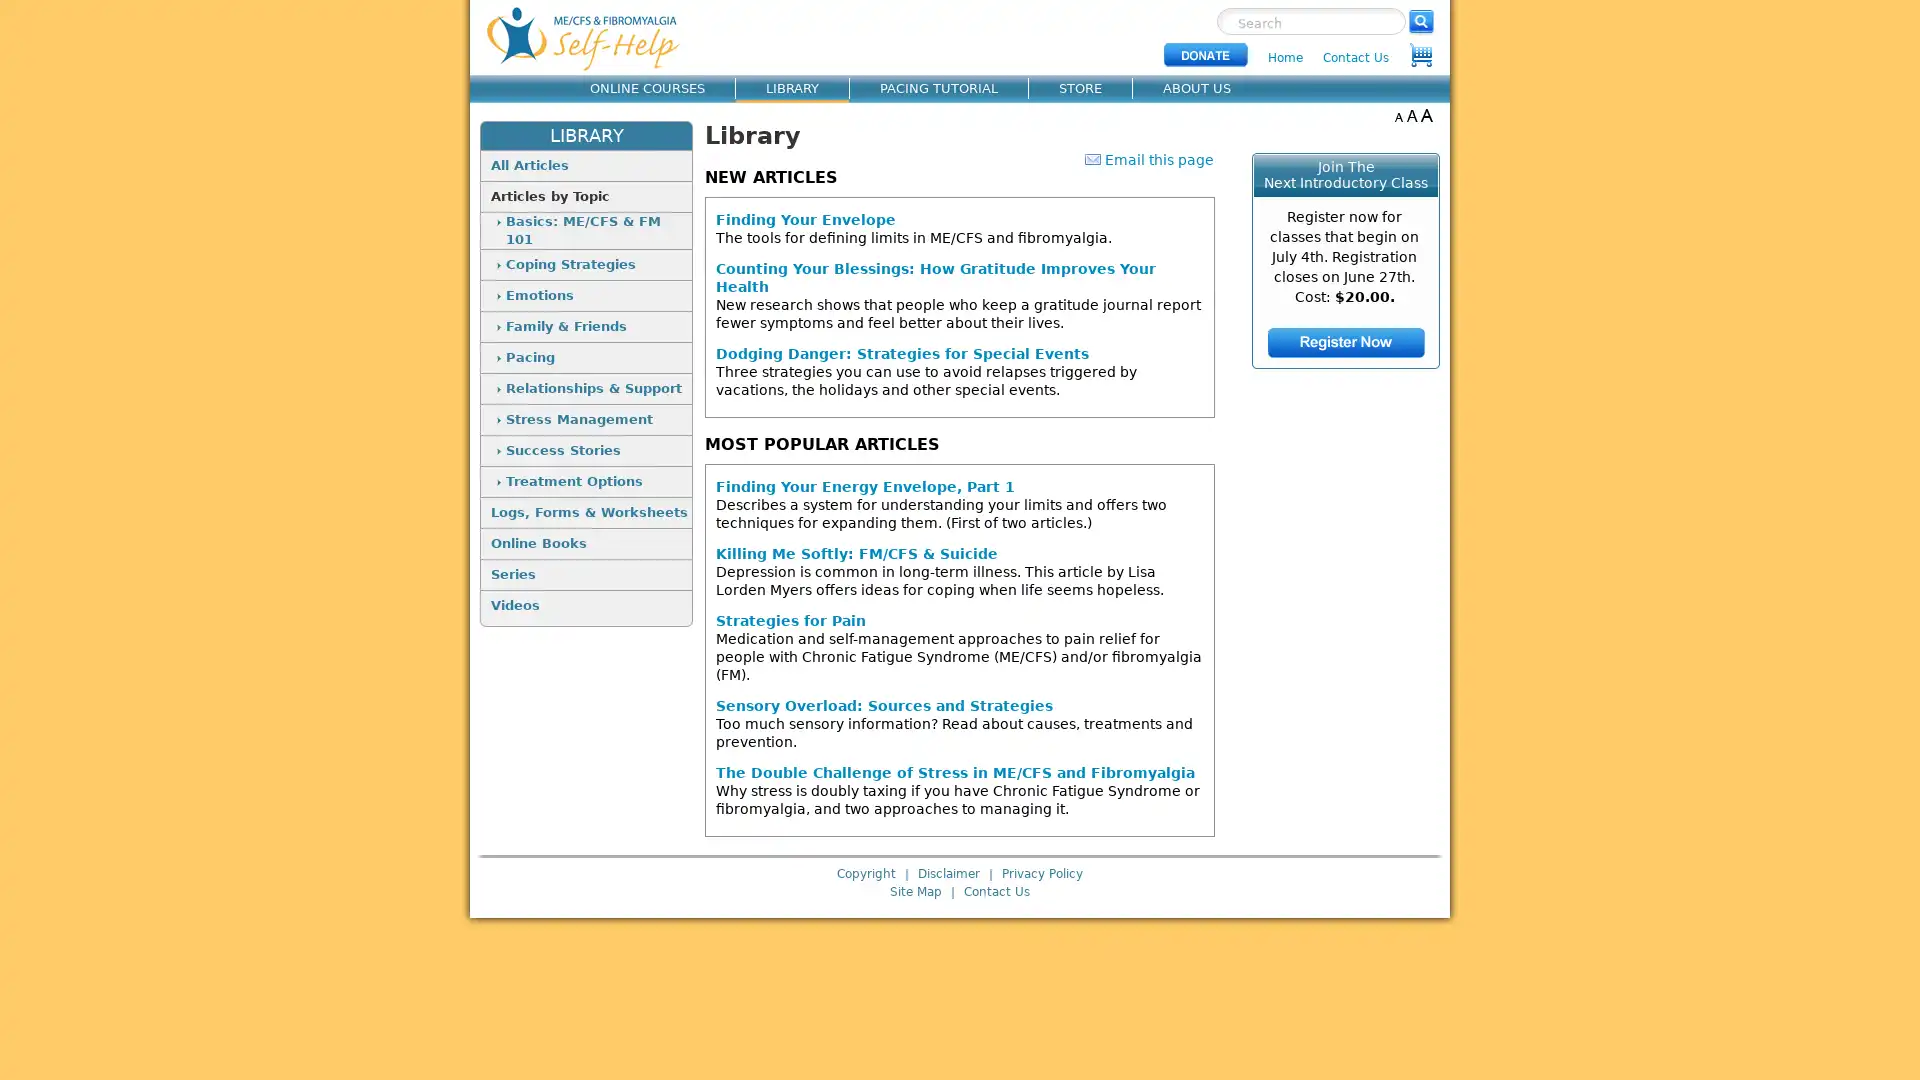 Image resolution: width=1920 pixels, height=1080 pixels. Describe the element at coordinates (1397, 115) in the screenshot. I see `A` at that location.